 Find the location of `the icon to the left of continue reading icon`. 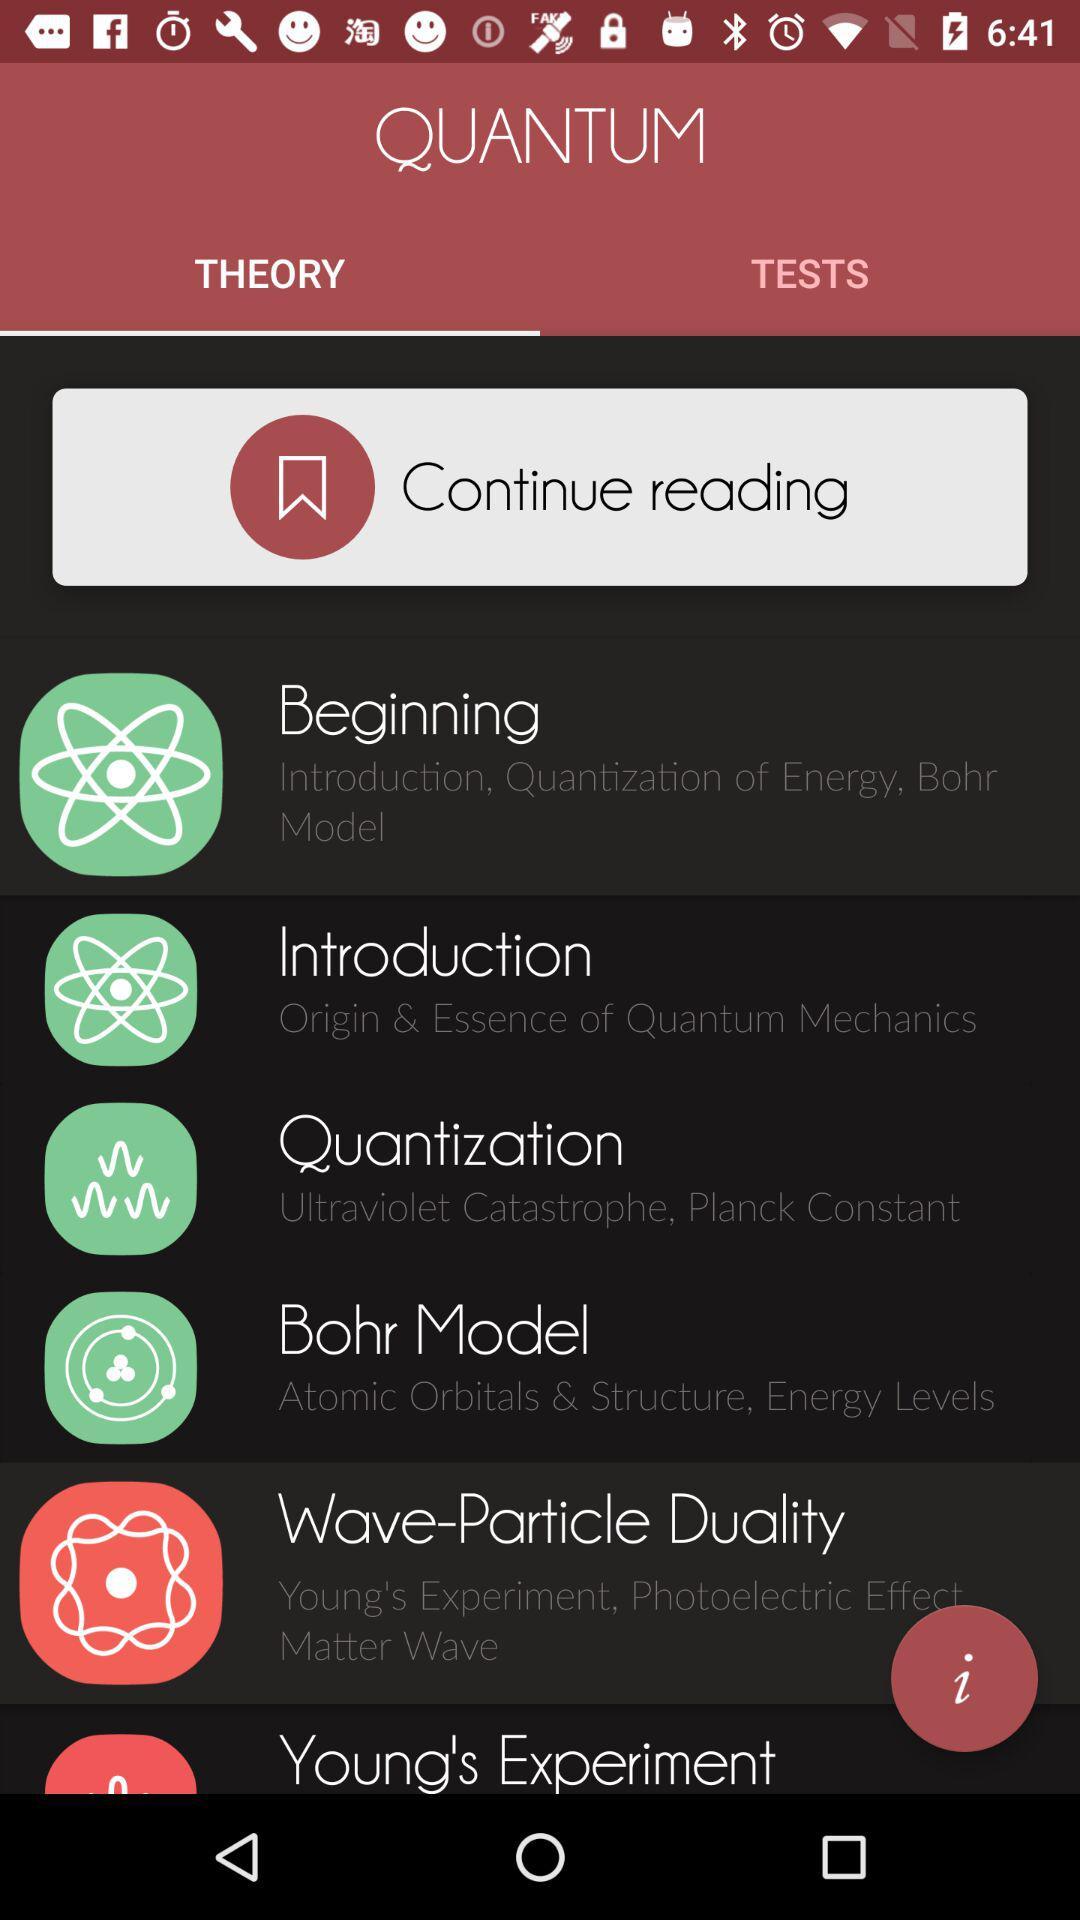

the icon to the left of continue reading icon is located at coordinates (302, 487).